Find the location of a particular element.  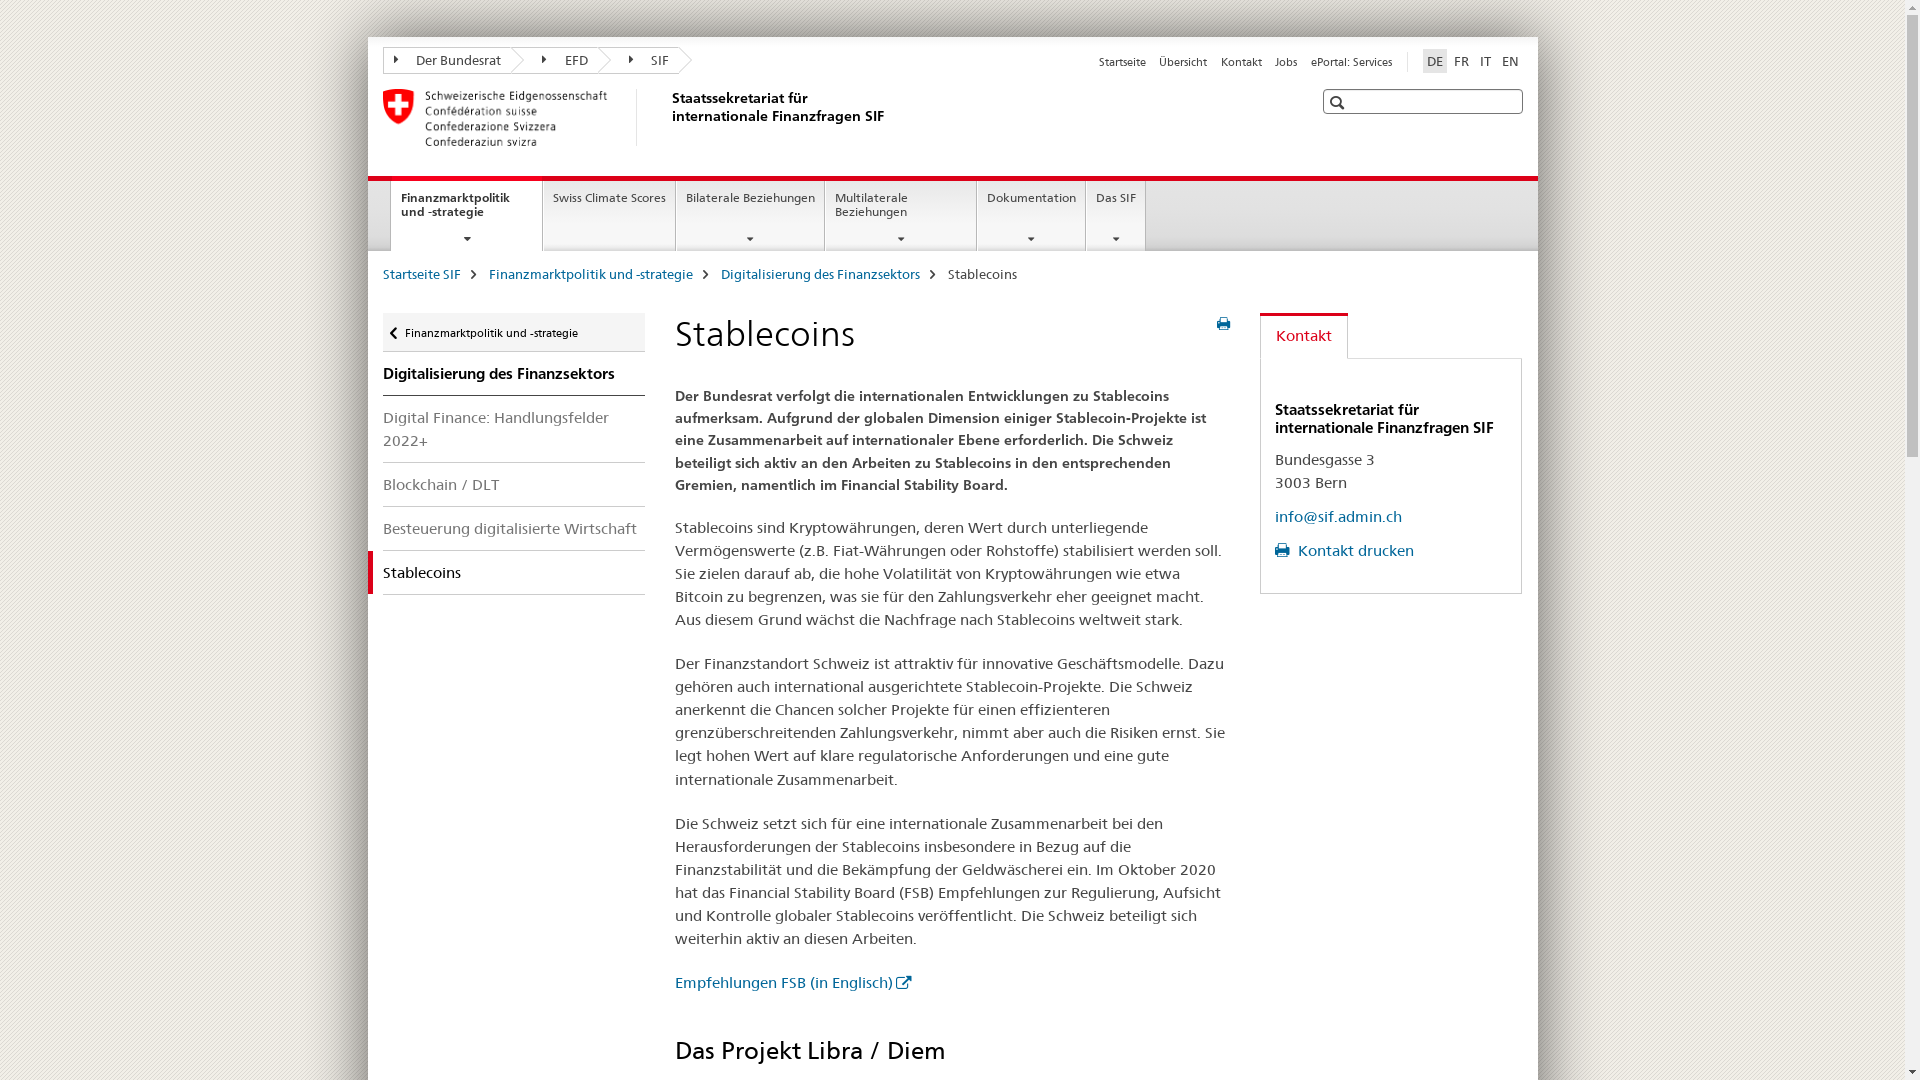

'Das SIF' is located at coordinates (1115, 216).